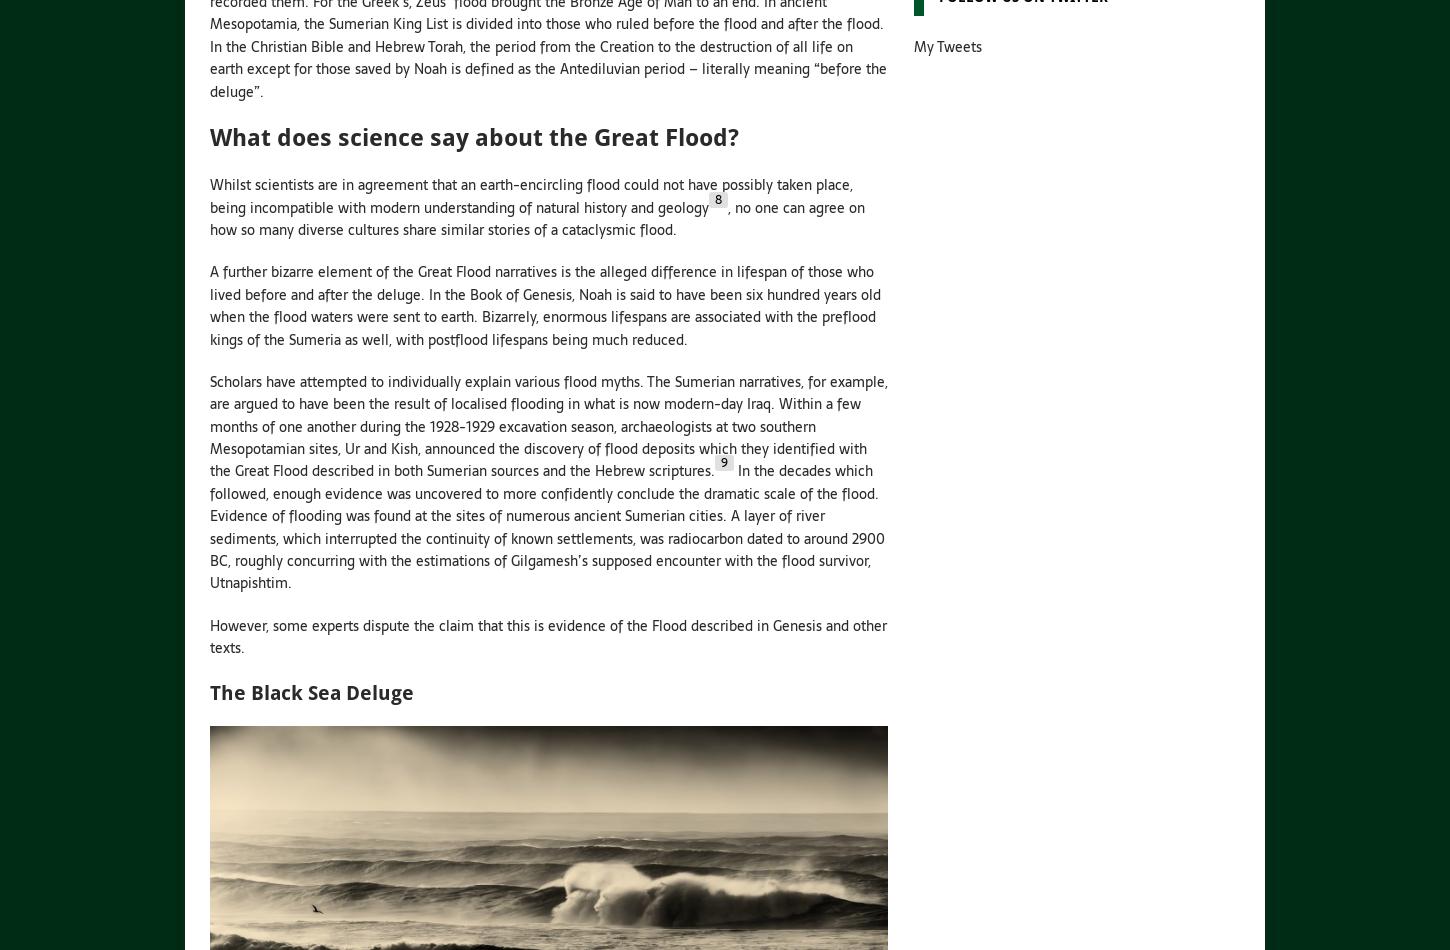 This screenshot has width=1450, height=950. I want to click on 'The Black Sea Deluge', so click(312, 691).